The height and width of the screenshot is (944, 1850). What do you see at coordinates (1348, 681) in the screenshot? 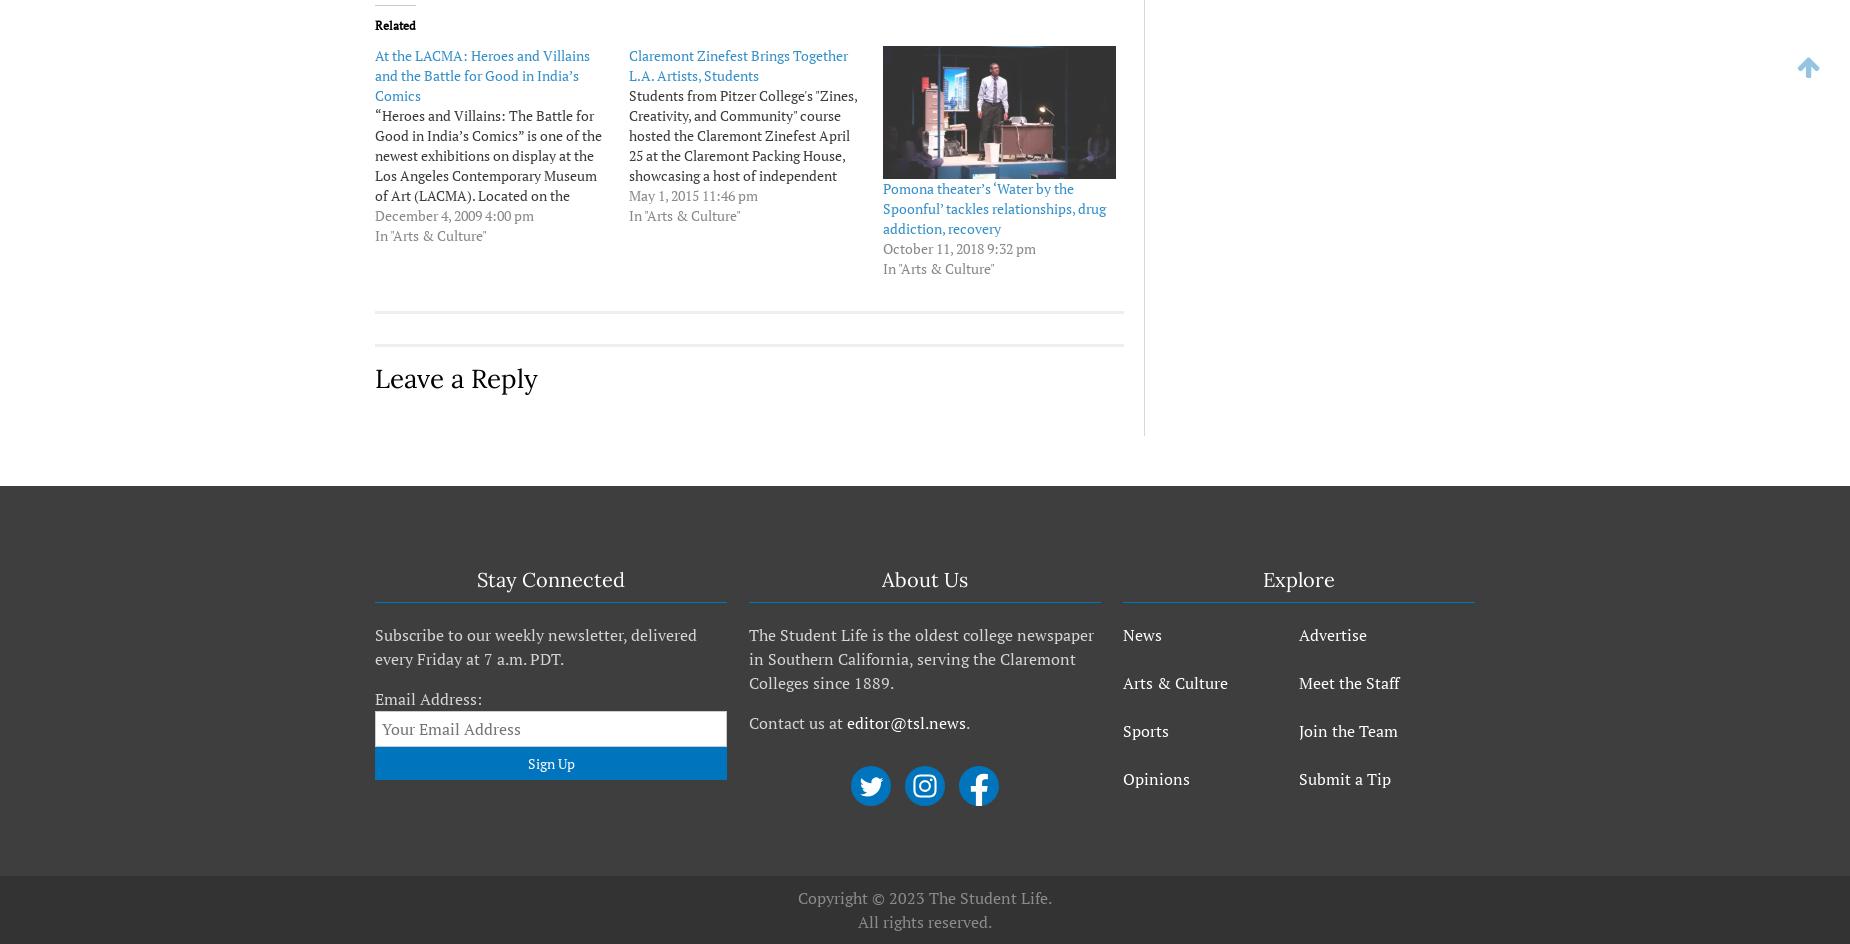
I see `'Meet the Staff'` at bounding box center [1348, 681].